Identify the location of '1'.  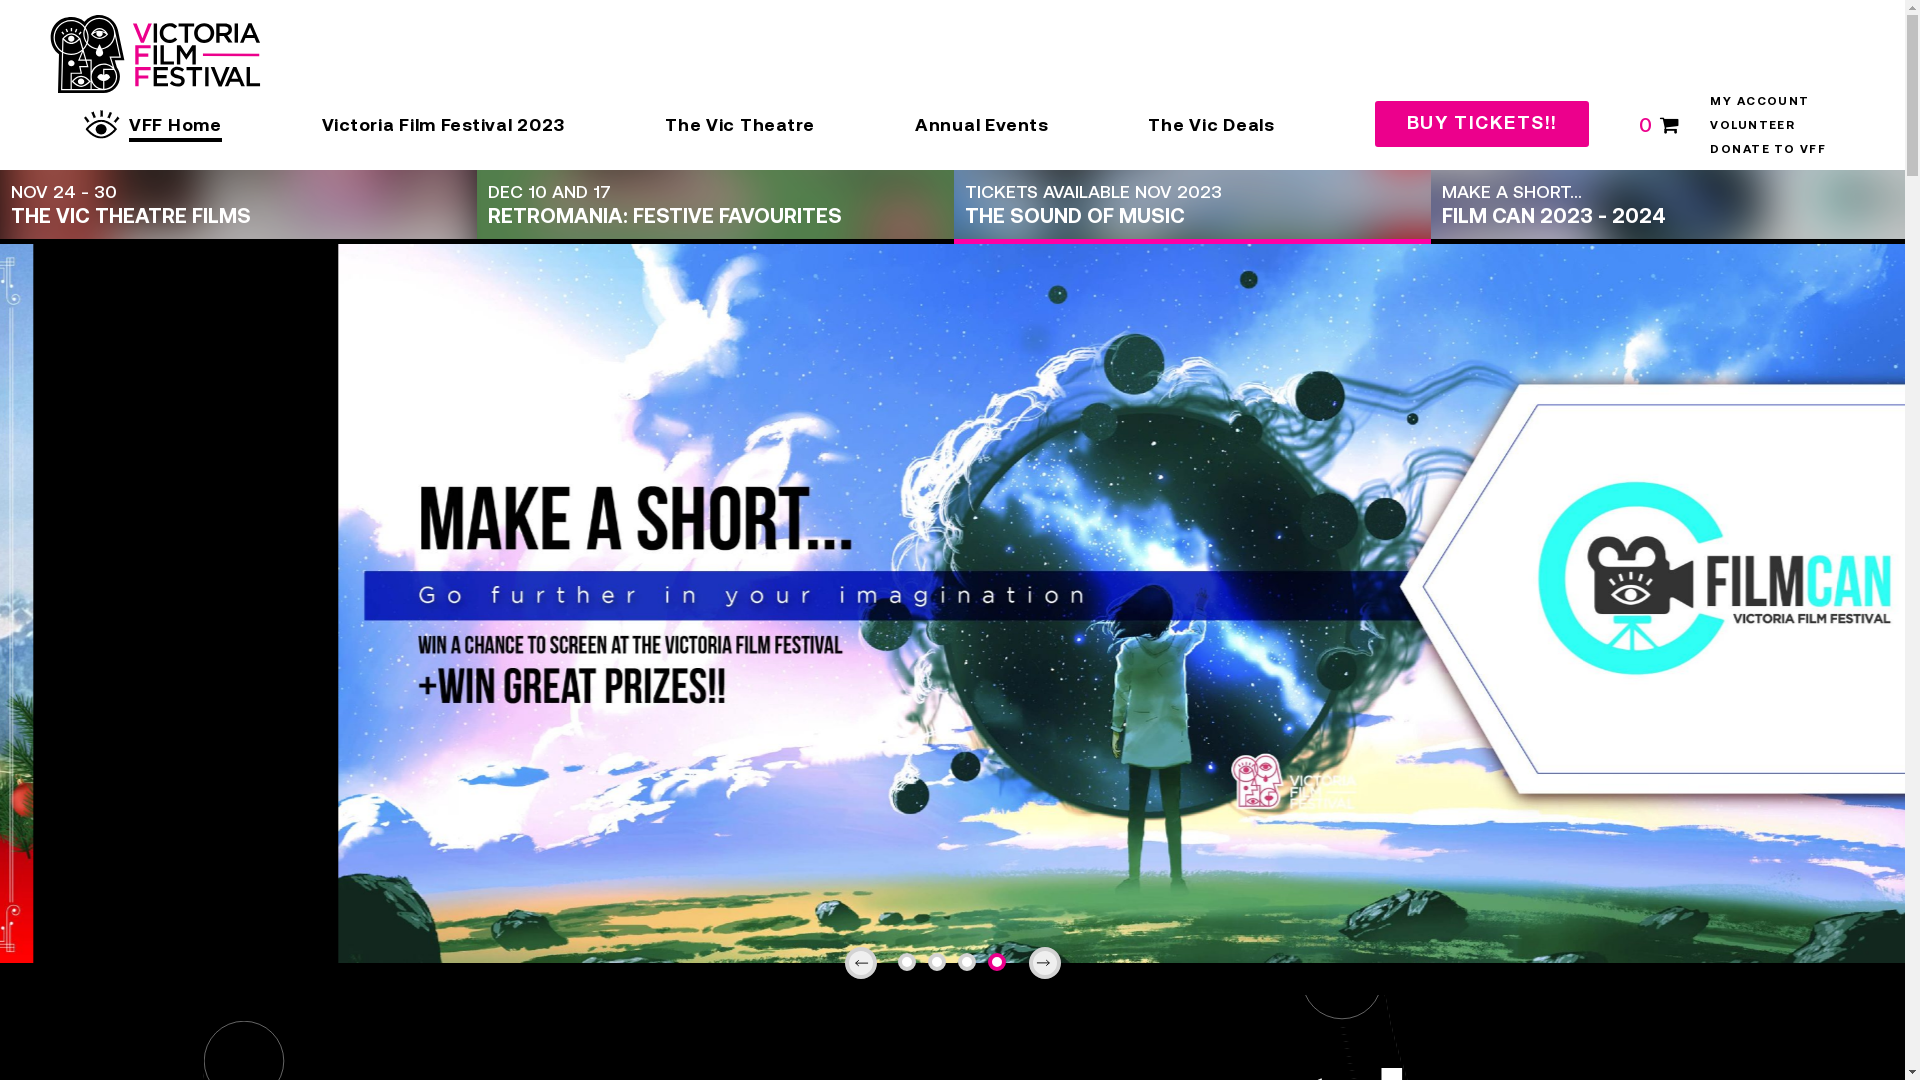
(906, 962).